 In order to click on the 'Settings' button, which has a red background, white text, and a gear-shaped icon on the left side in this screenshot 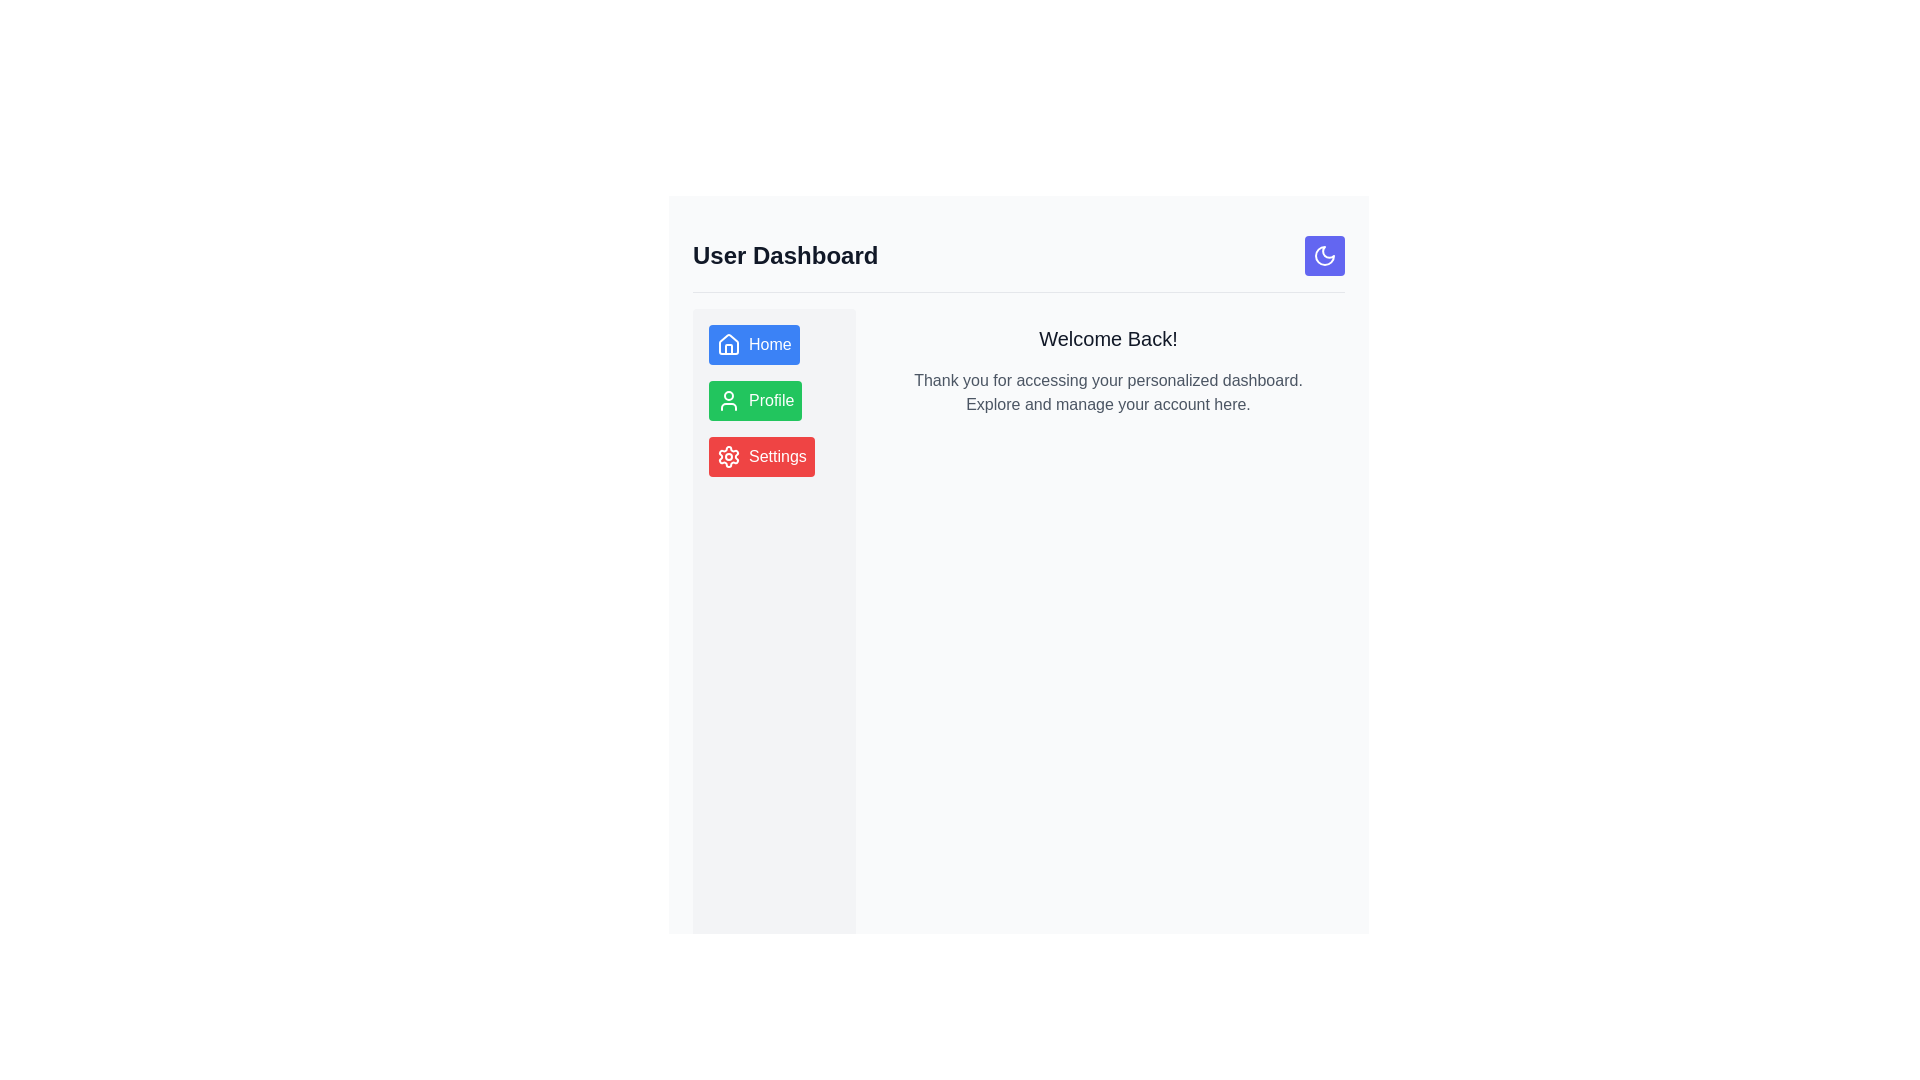, I will do `click(760, 456)`.